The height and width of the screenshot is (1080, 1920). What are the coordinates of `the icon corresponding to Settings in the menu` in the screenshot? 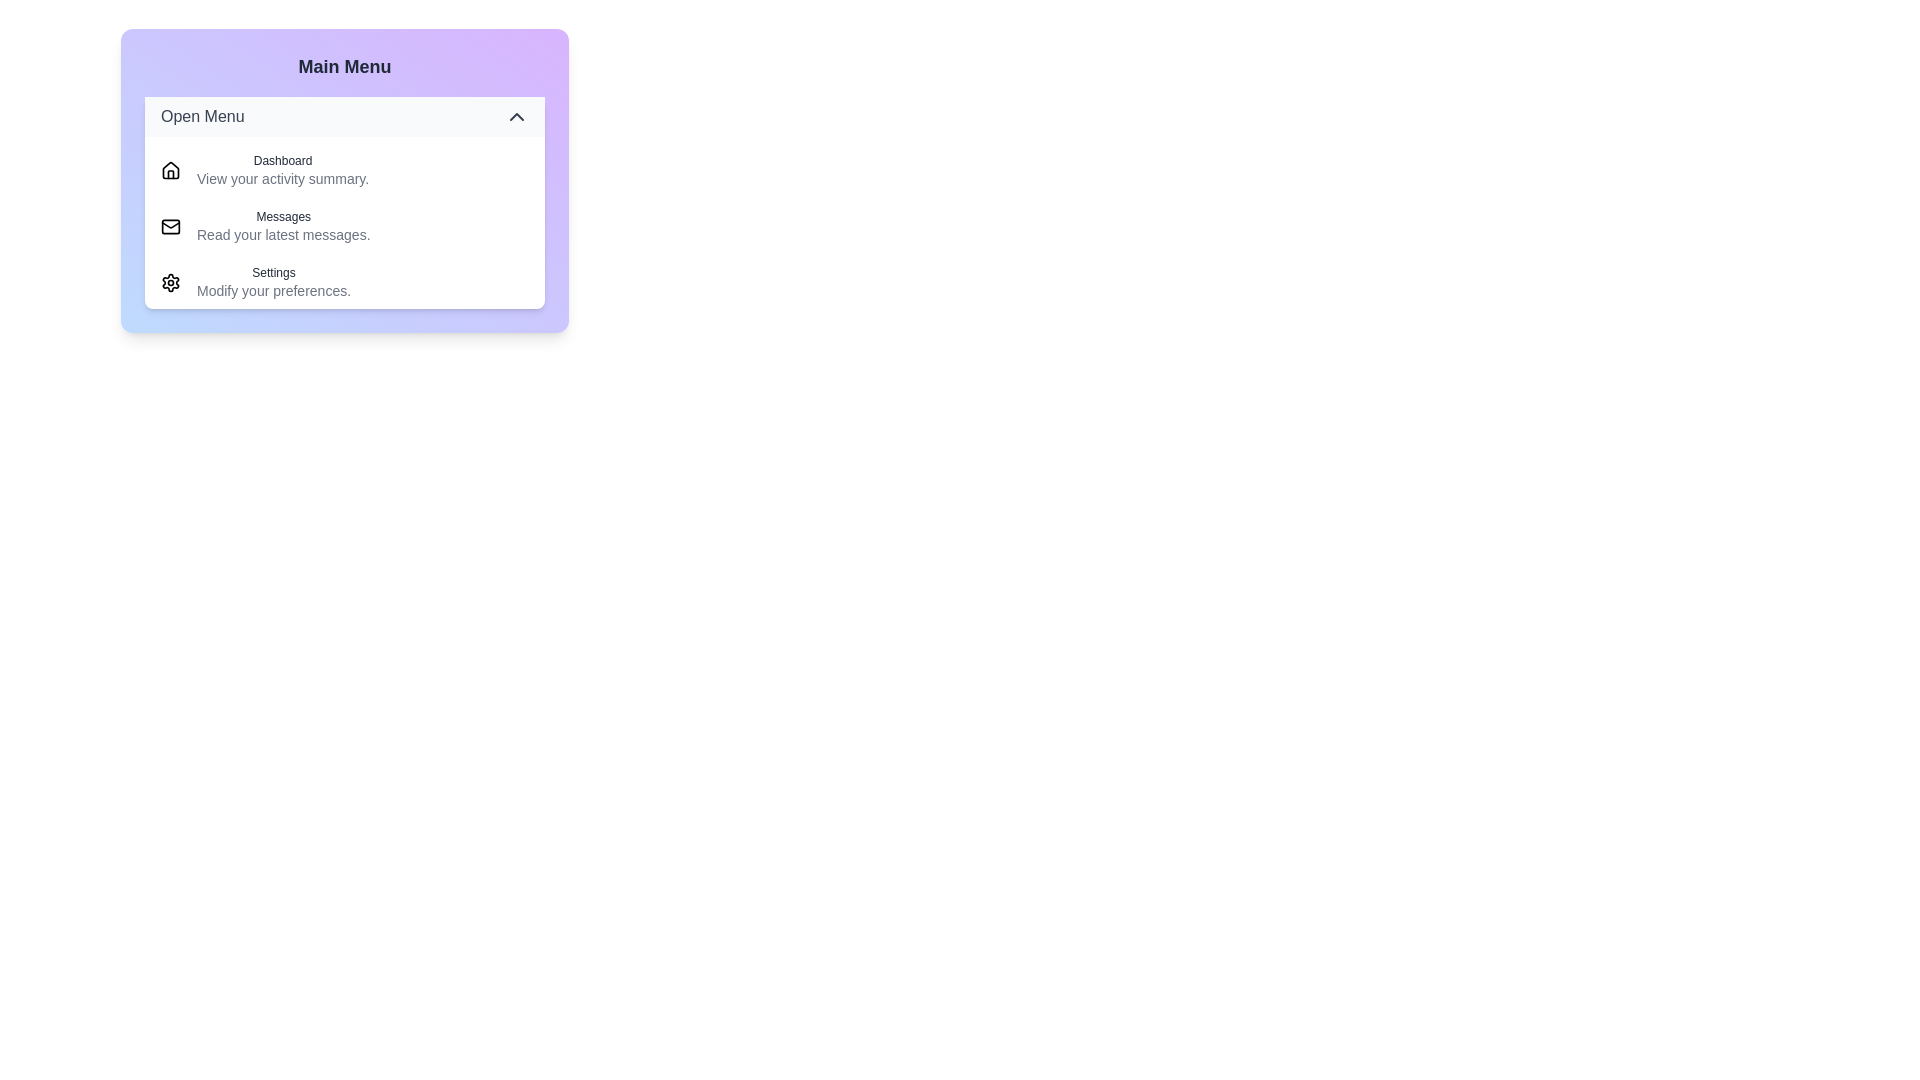 It's located at (171, 282).